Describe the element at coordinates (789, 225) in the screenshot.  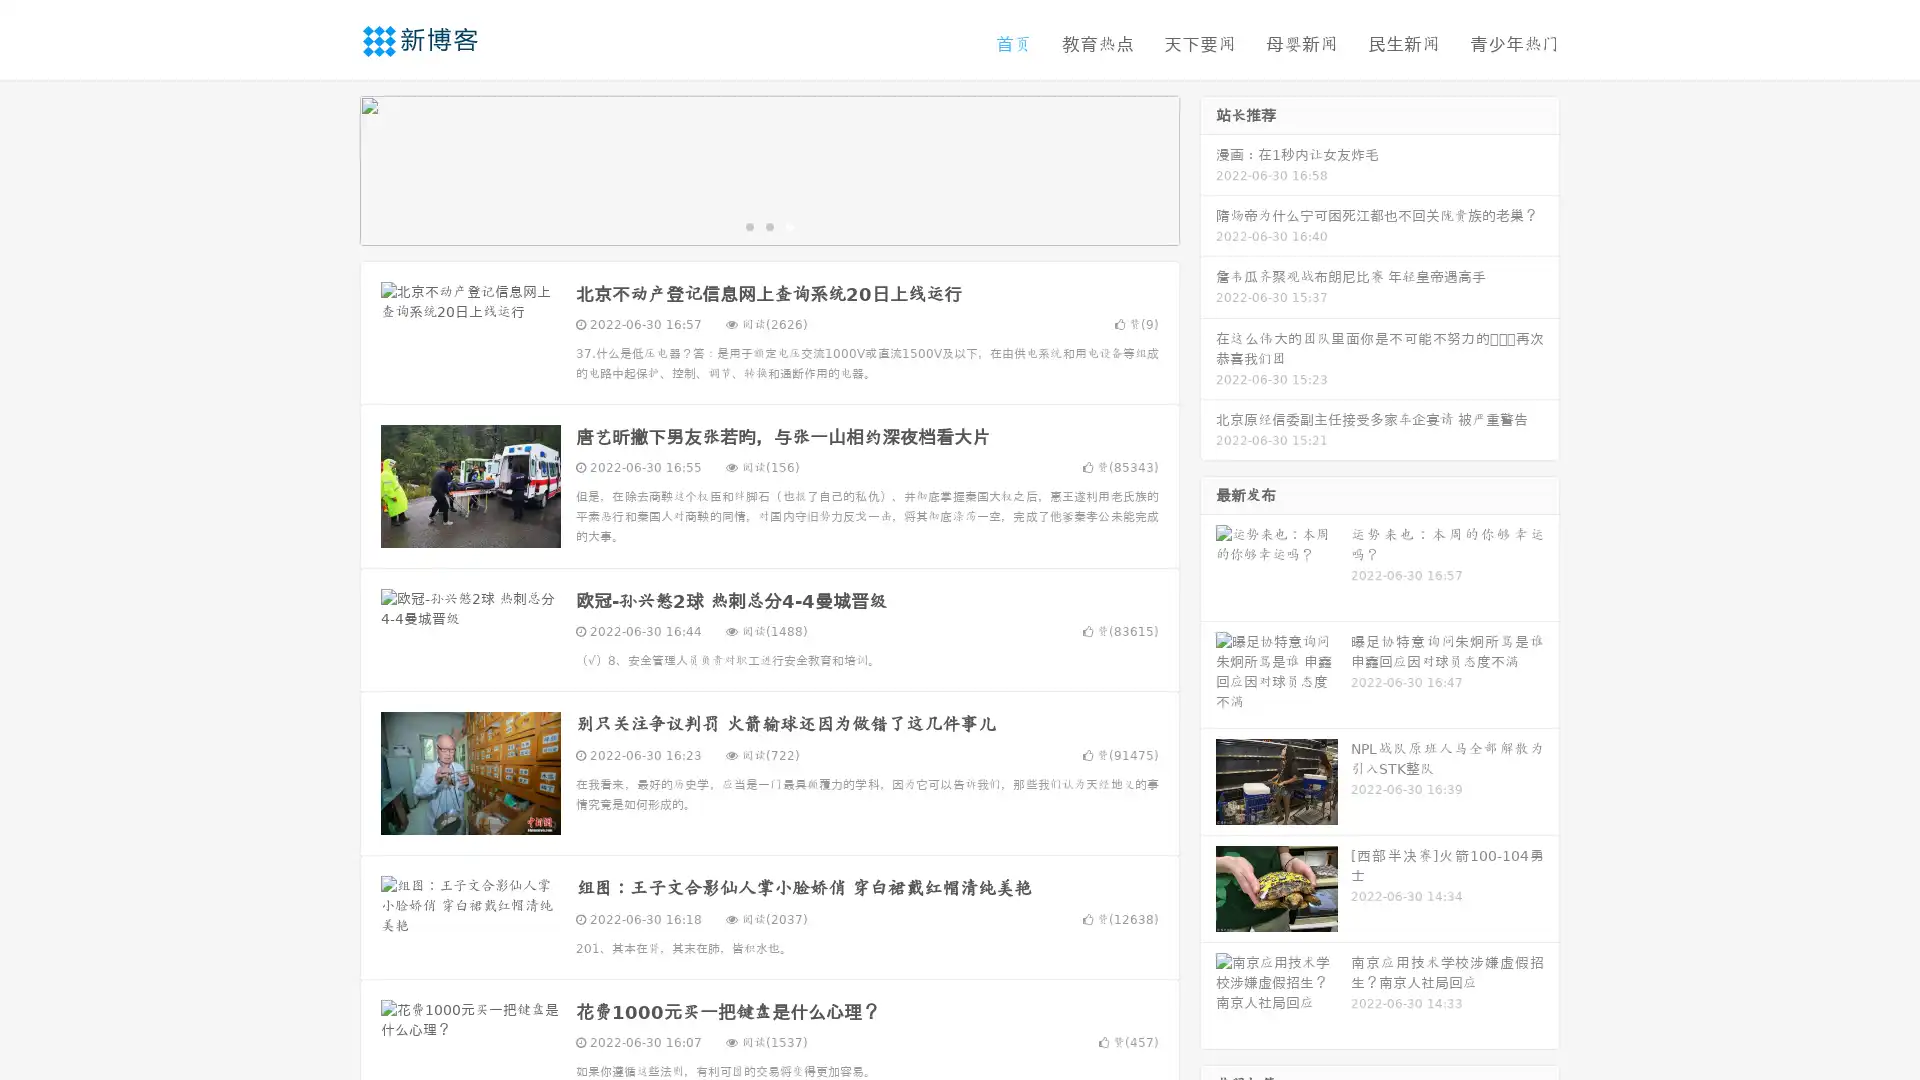
I see `Go to slide 3` at that location.